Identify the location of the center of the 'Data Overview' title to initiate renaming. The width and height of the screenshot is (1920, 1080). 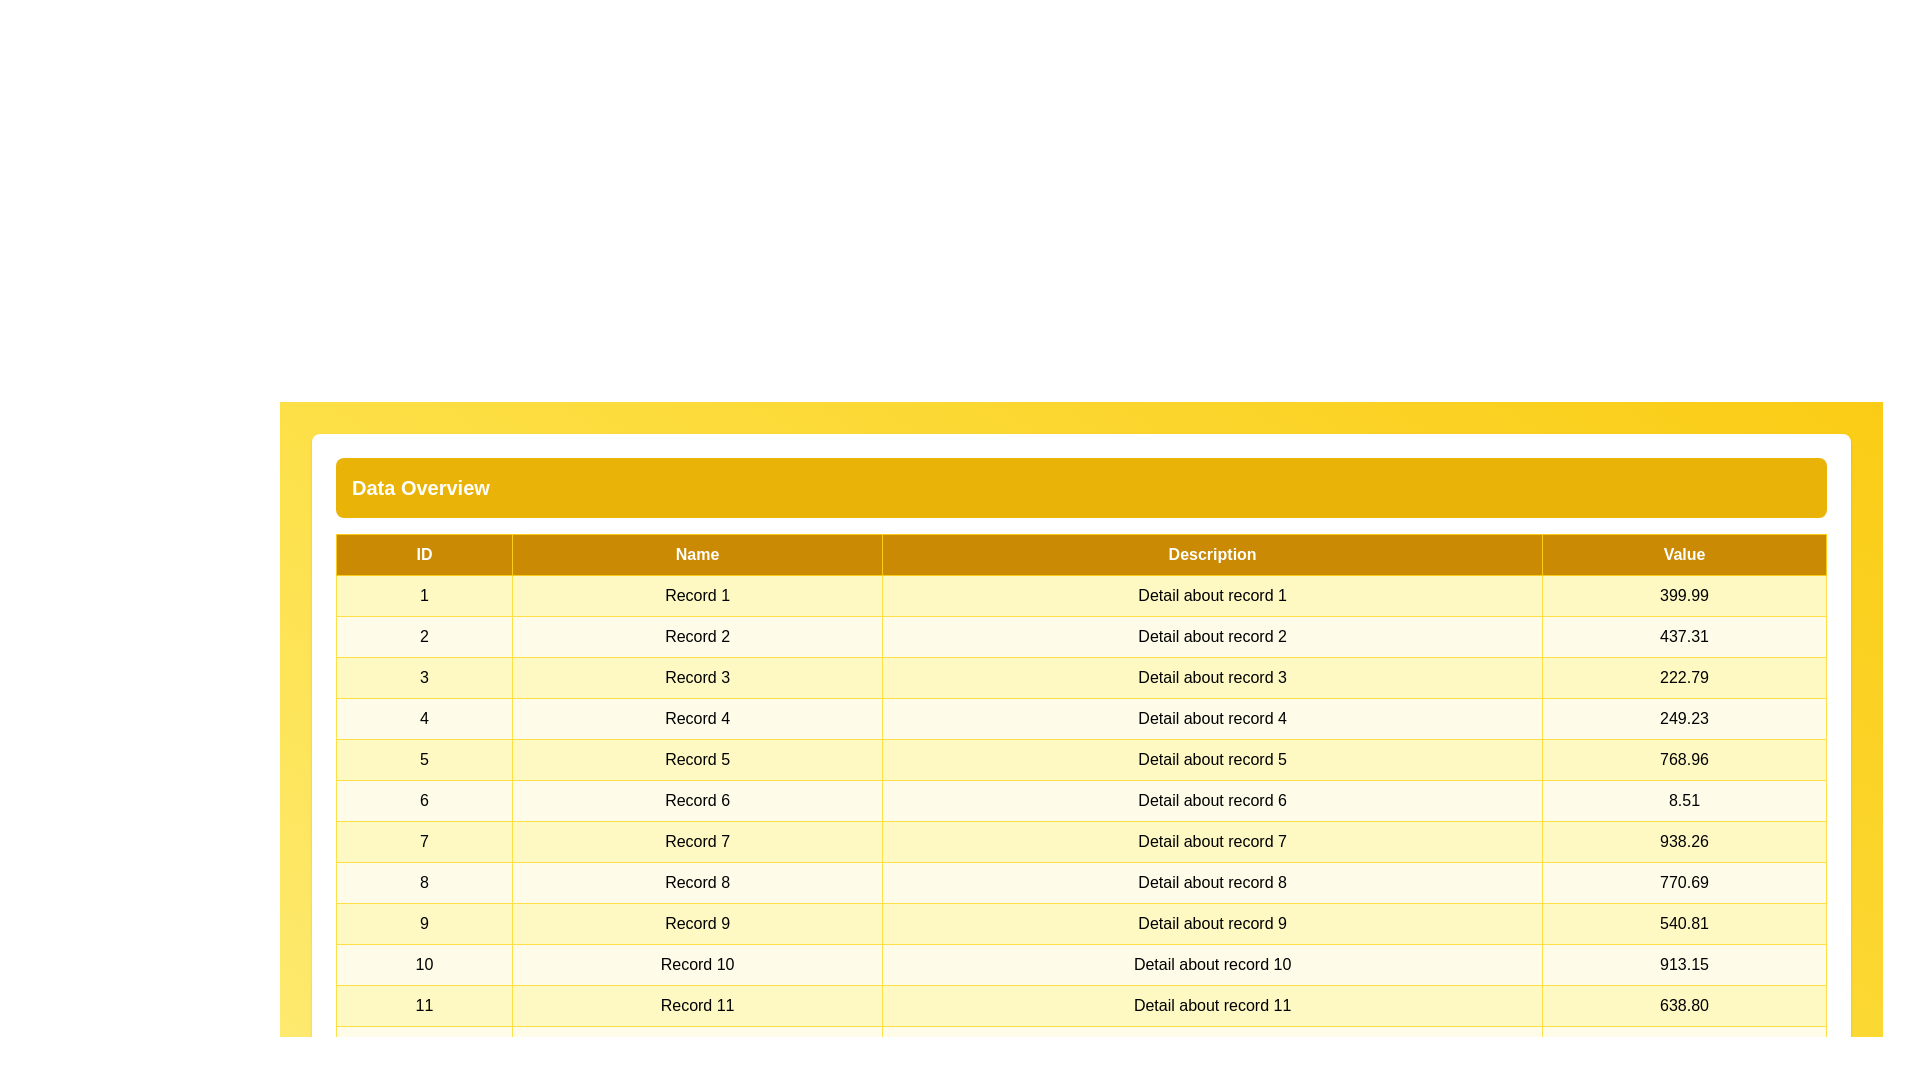
(1080, 488).